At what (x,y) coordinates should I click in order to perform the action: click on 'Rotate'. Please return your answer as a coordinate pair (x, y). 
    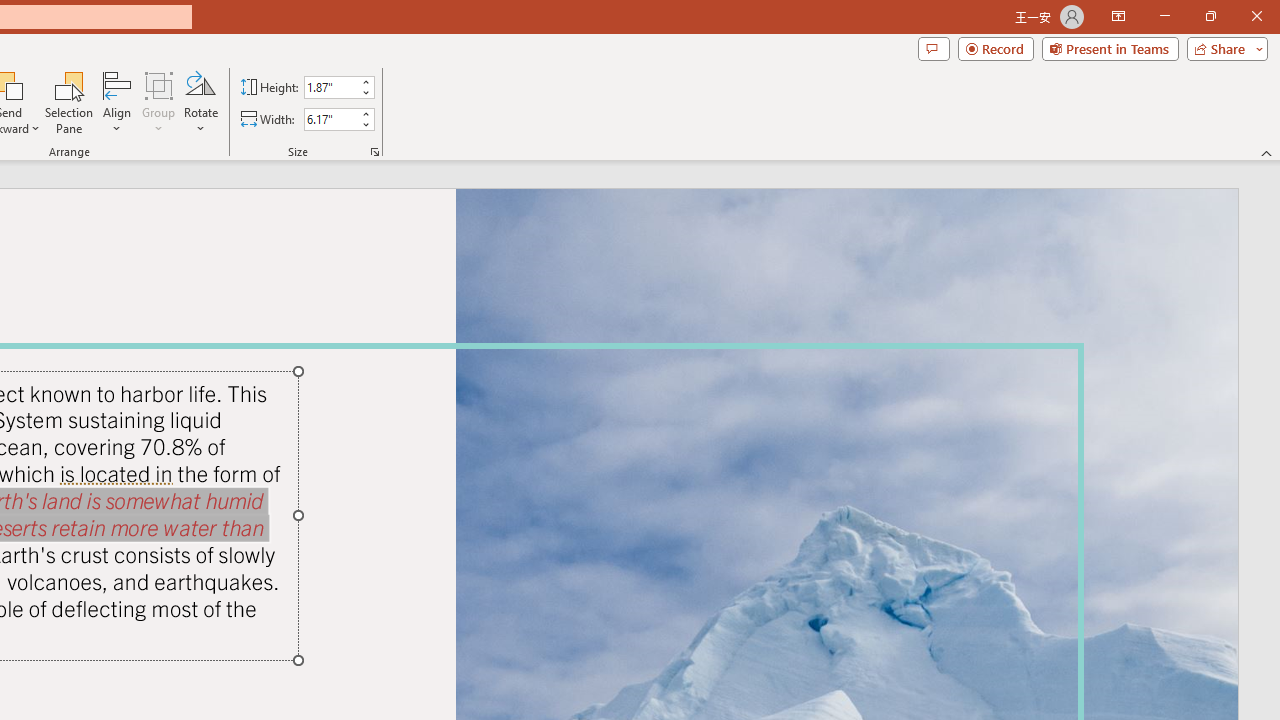
    Looking at the image, I should click on (200, 103).